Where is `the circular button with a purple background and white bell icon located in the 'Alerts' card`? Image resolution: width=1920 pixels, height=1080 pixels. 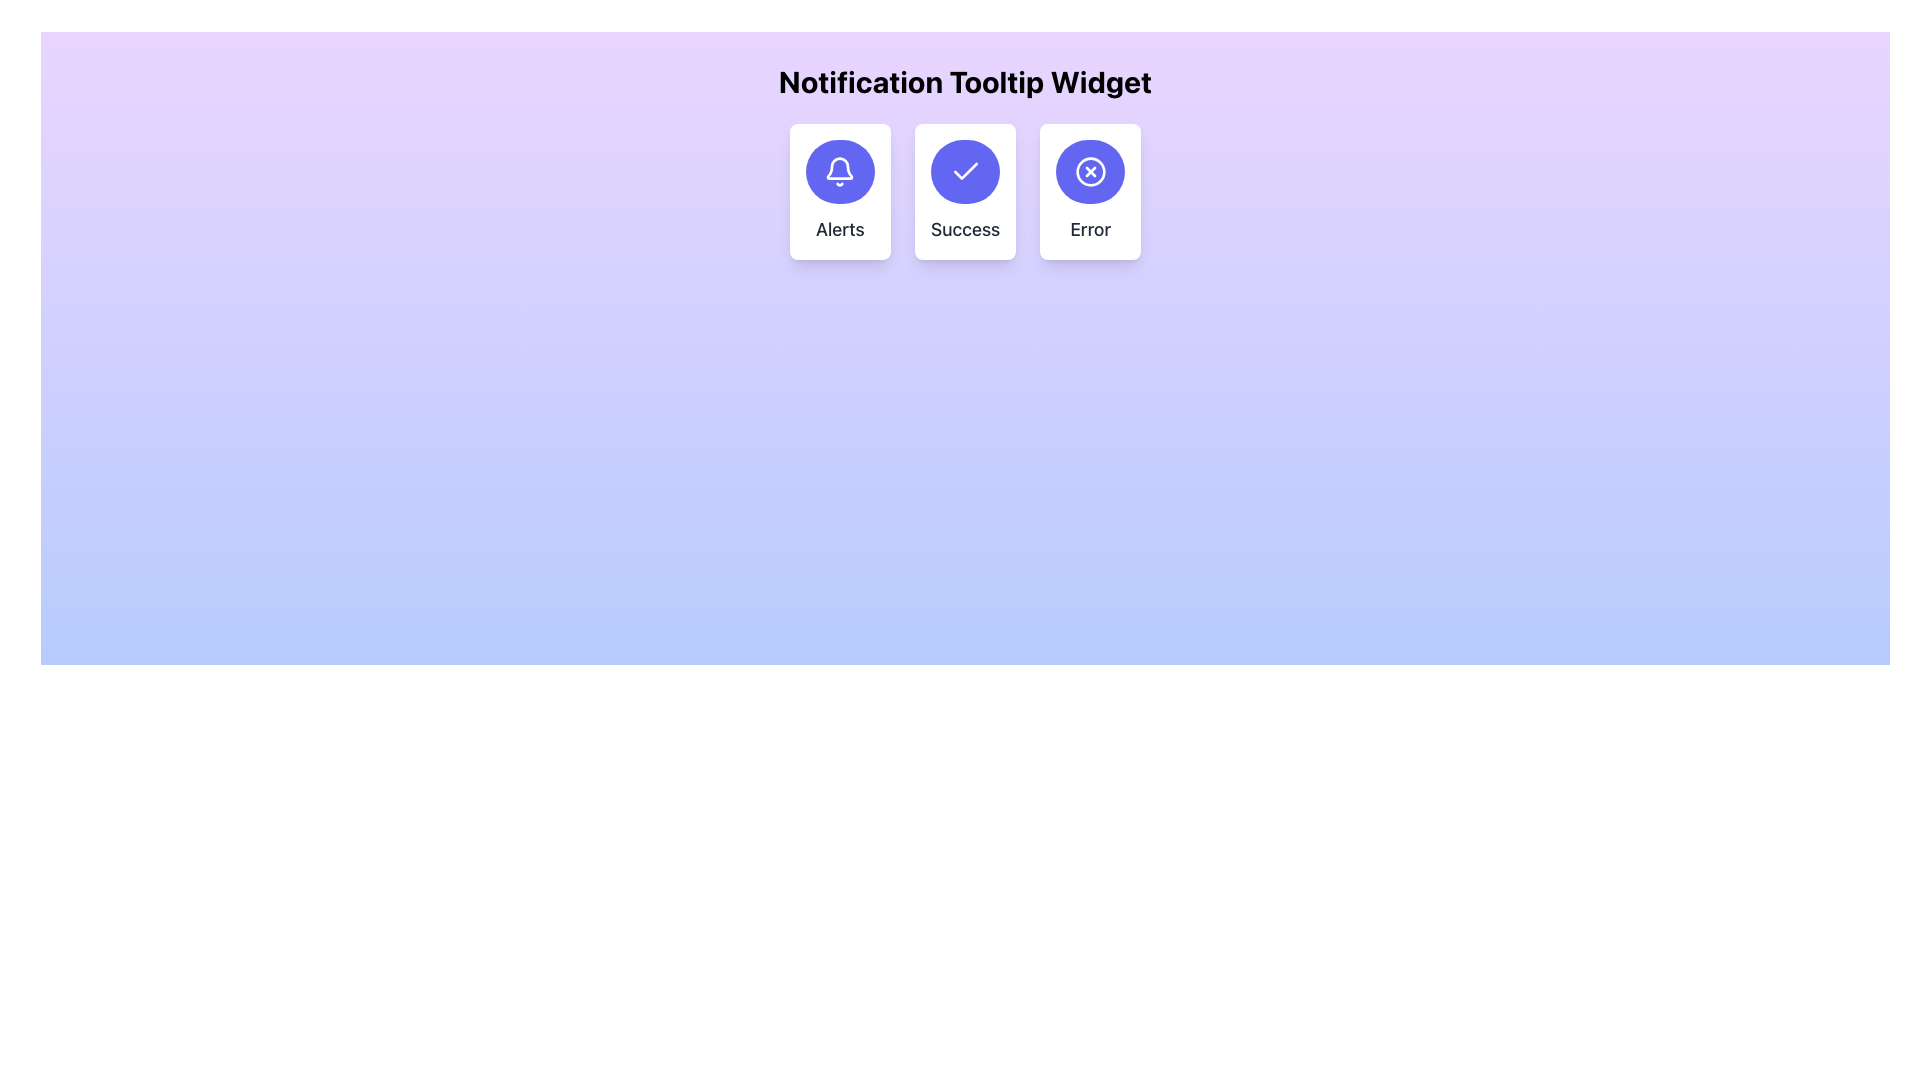
the circular button with a purple background and white bell icon located in the 'Alerts' card is located at coordinates (840, 171).